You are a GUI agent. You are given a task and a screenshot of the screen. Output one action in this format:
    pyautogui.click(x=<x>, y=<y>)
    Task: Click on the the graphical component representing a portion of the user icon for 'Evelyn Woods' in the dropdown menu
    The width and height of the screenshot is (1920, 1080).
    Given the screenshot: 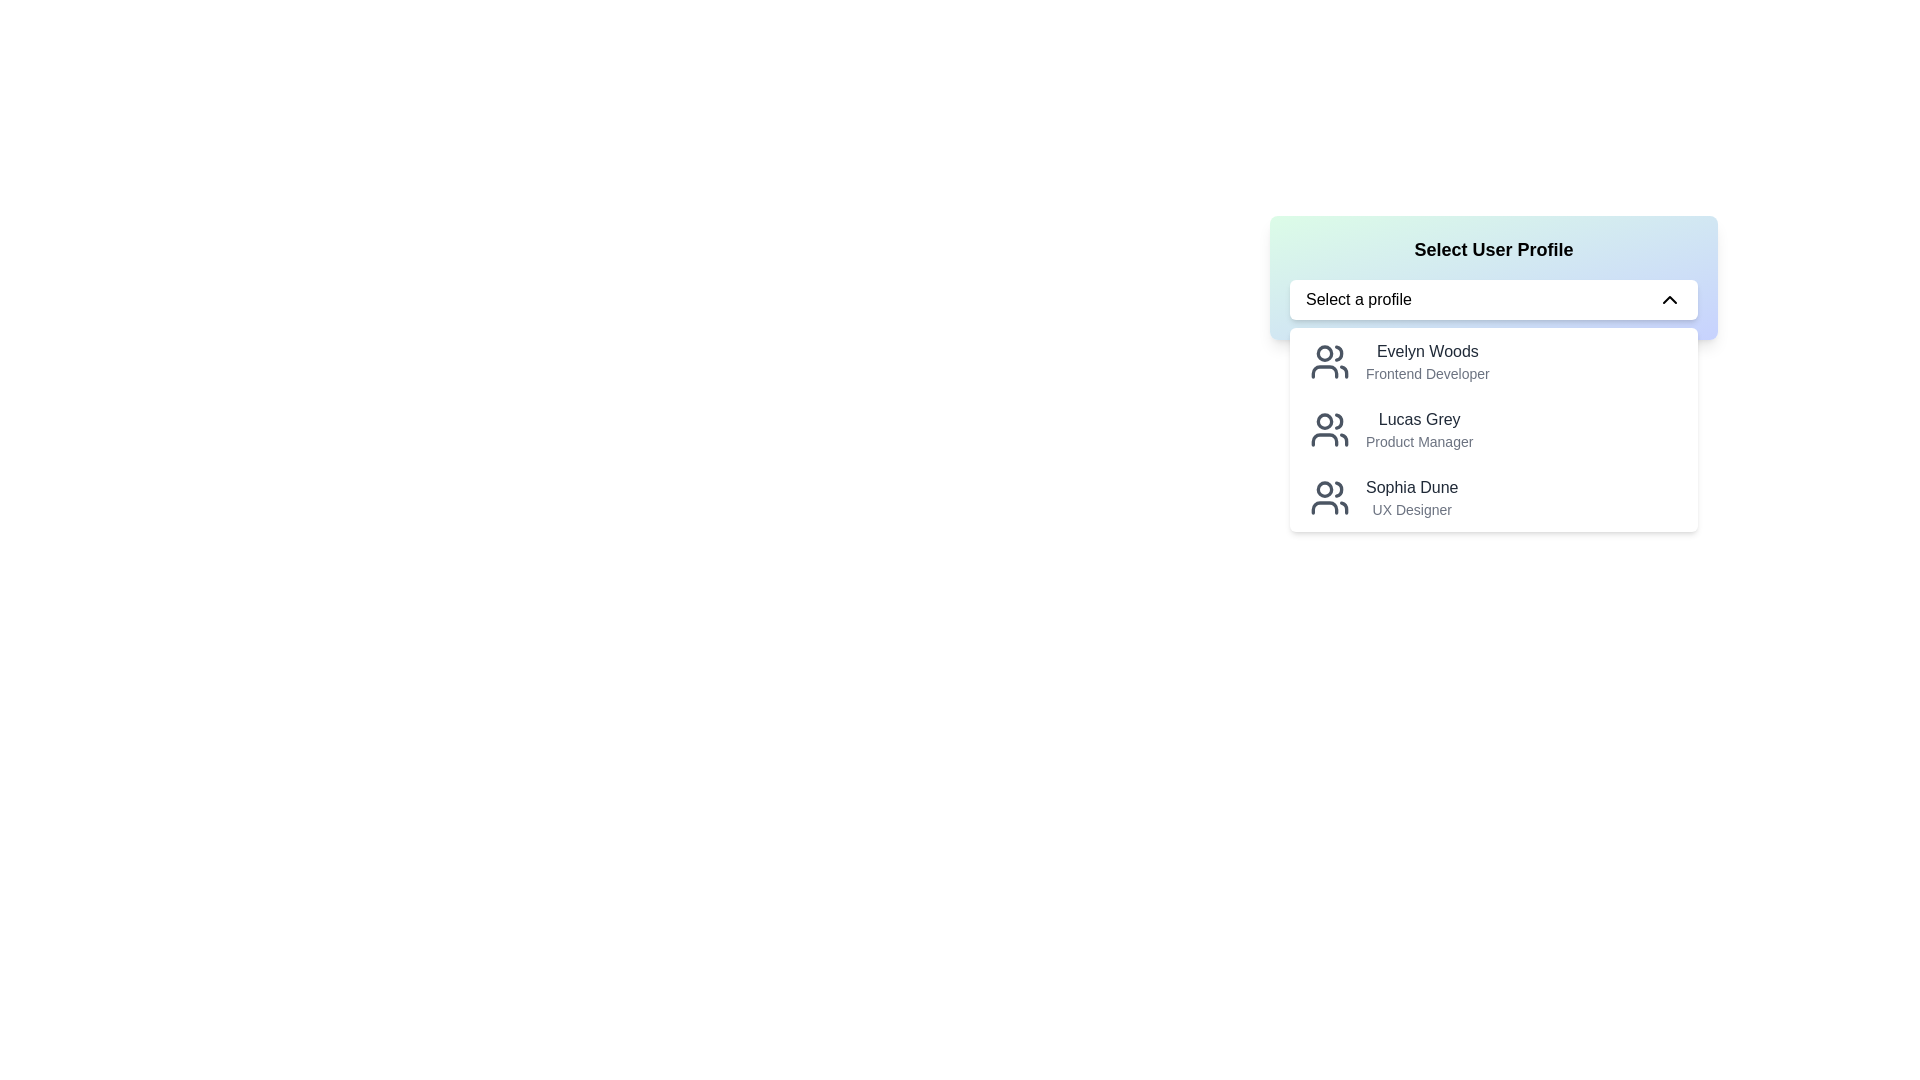 What is the action you would take?
    pyautogui.click(x=1339, y=352)
    